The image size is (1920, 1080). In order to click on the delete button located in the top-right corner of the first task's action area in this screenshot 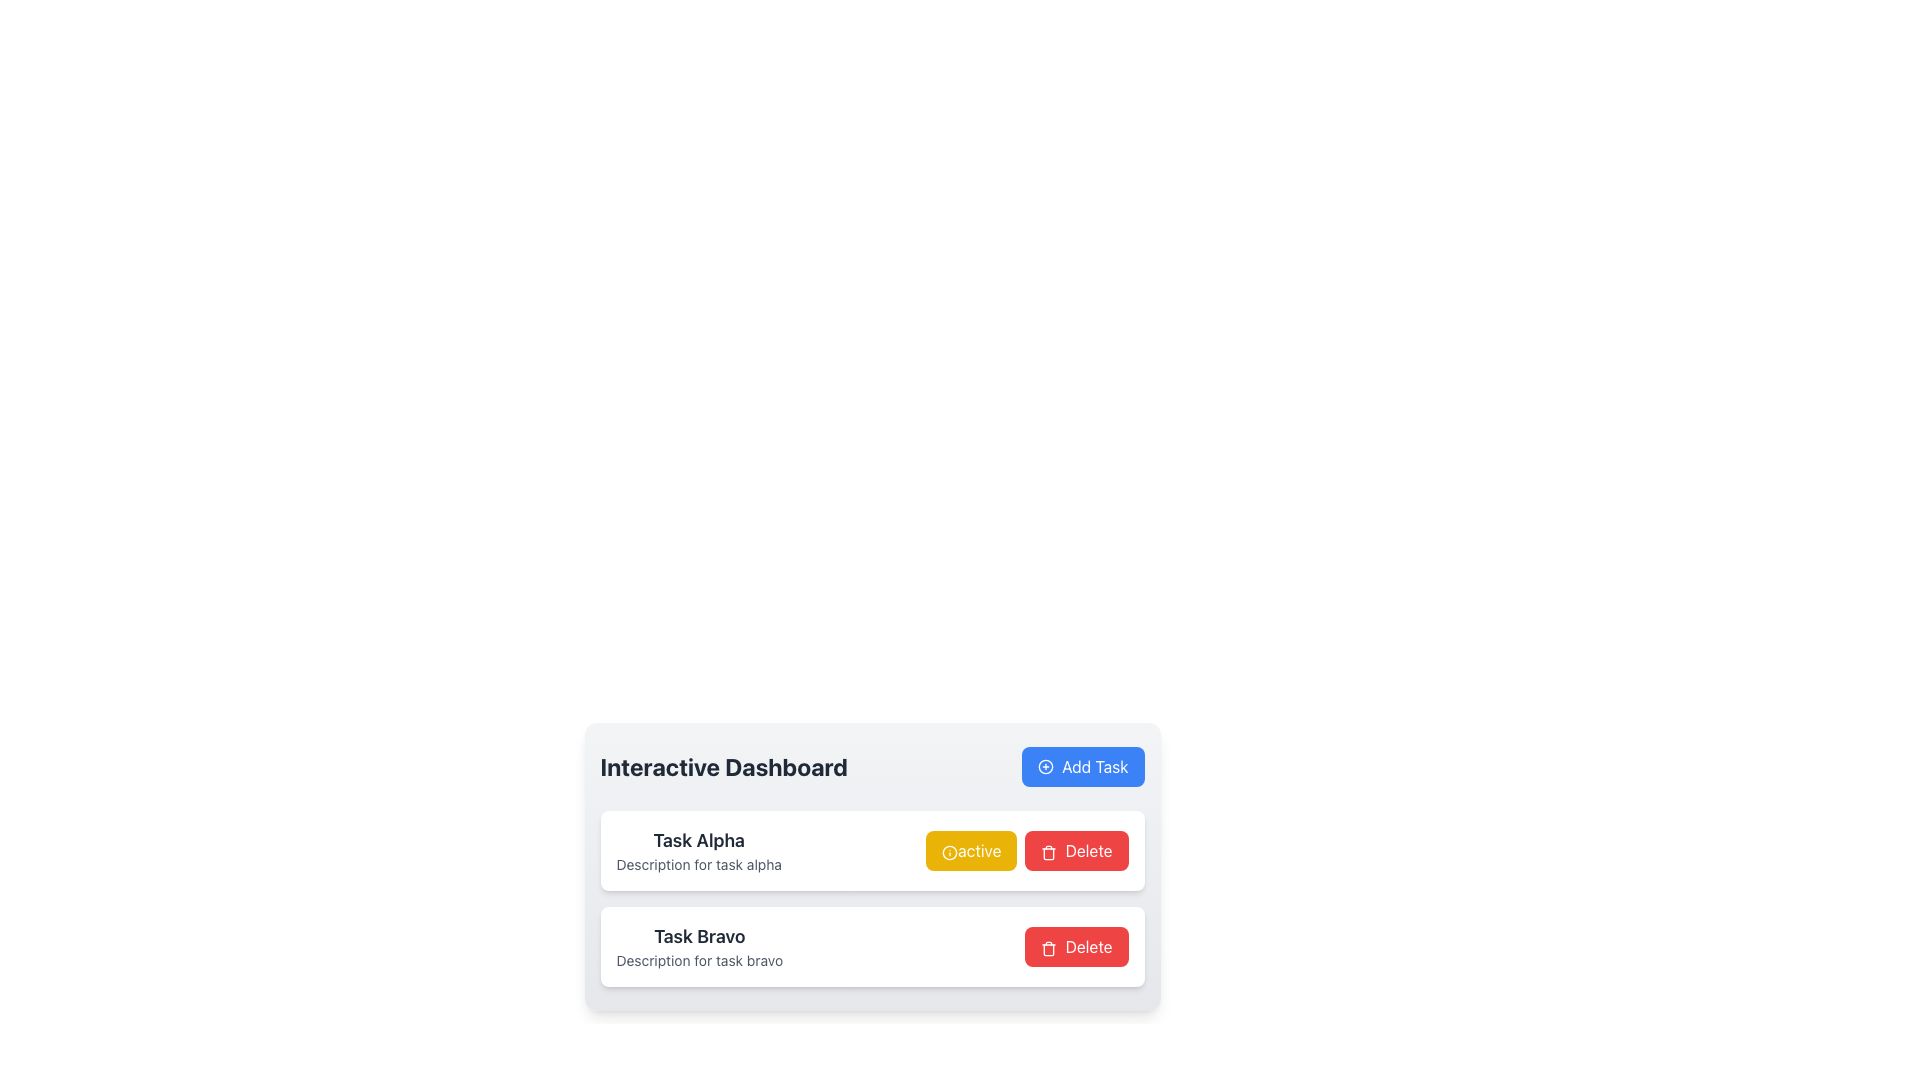, I will do `click(1074, 851)`.